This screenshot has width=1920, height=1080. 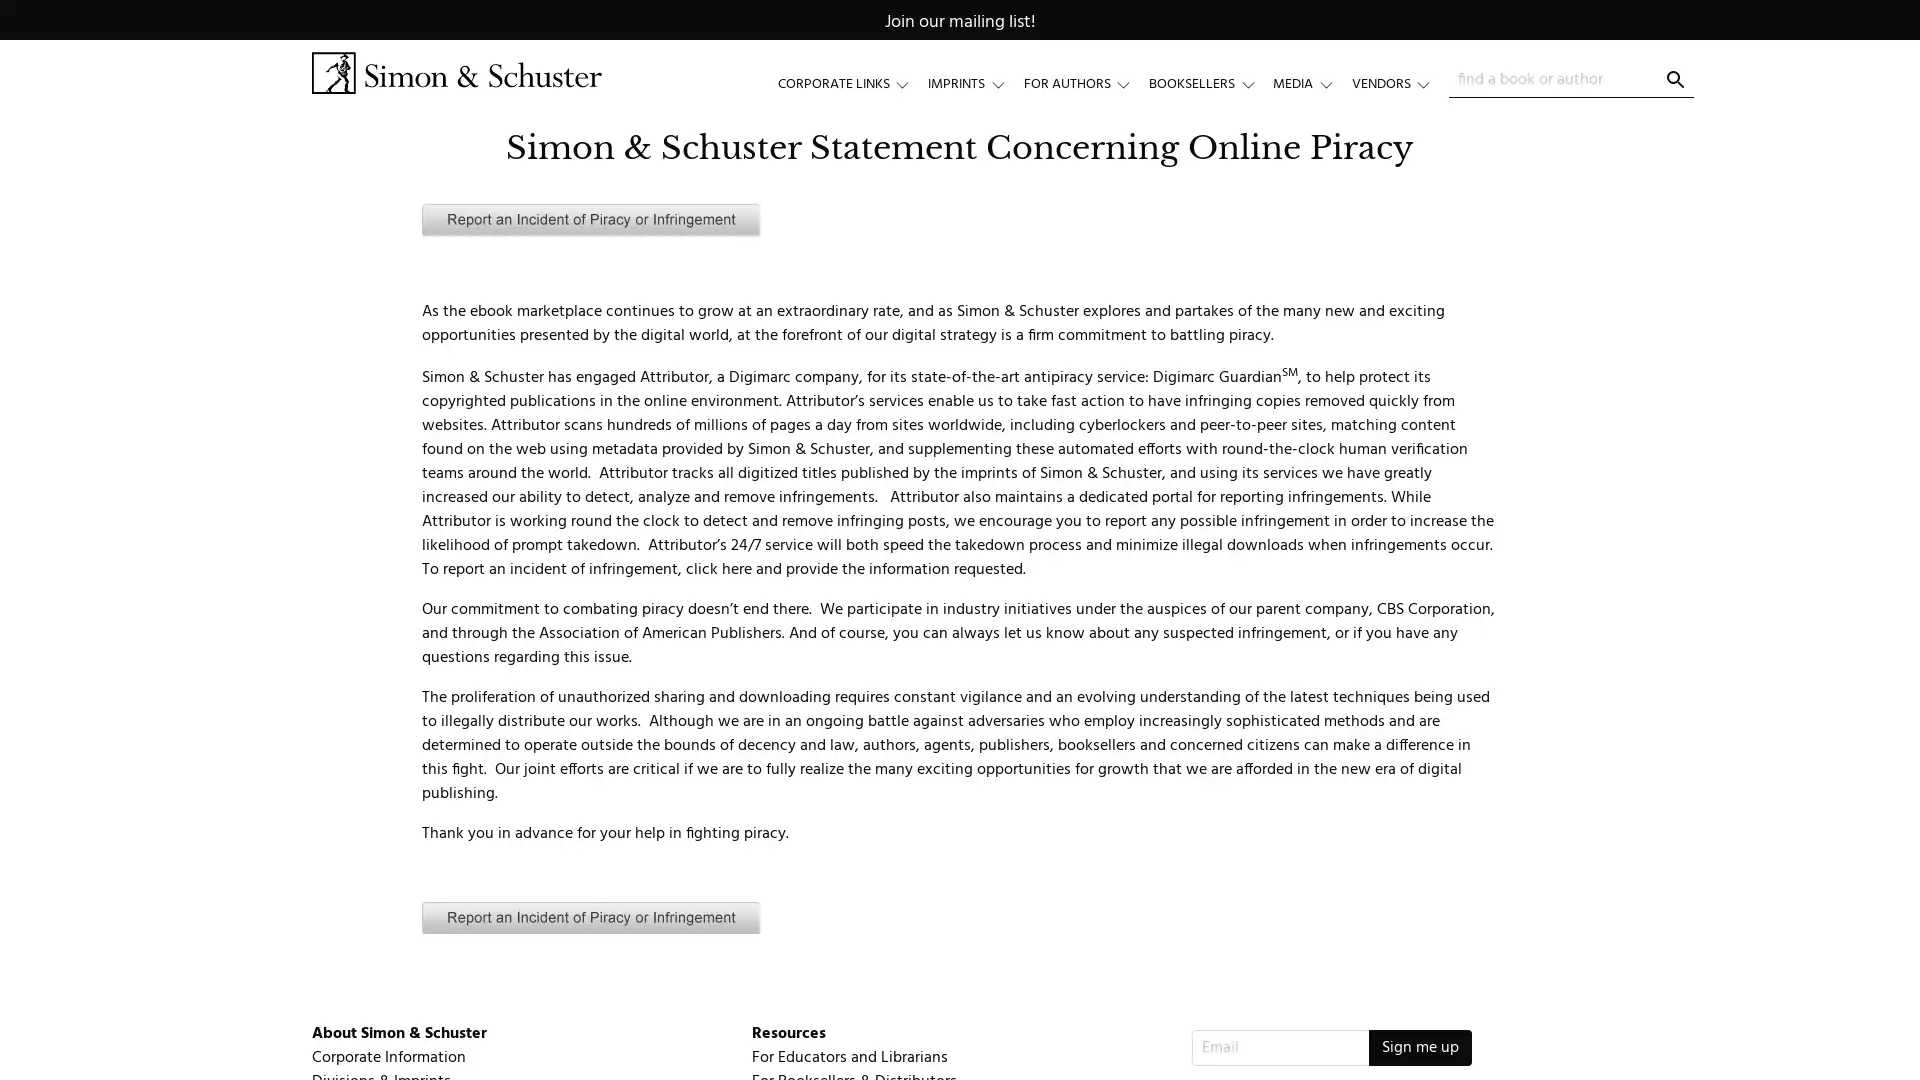 What do you see at coordinates (1418, 1045) in the screenshot?
I see `Sign me up` at bounding box center [1418, 1045].